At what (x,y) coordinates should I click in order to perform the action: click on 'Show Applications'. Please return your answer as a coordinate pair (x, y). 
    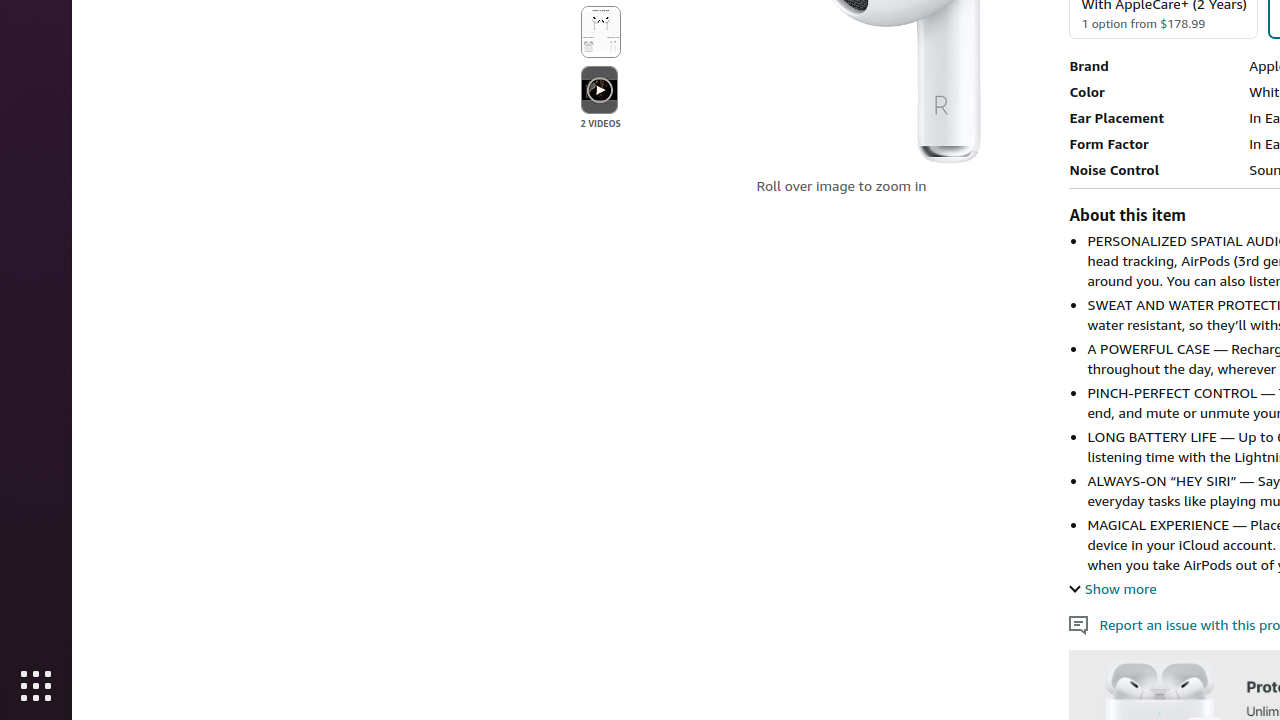
    Looking at the image, I should click on (35, 685).